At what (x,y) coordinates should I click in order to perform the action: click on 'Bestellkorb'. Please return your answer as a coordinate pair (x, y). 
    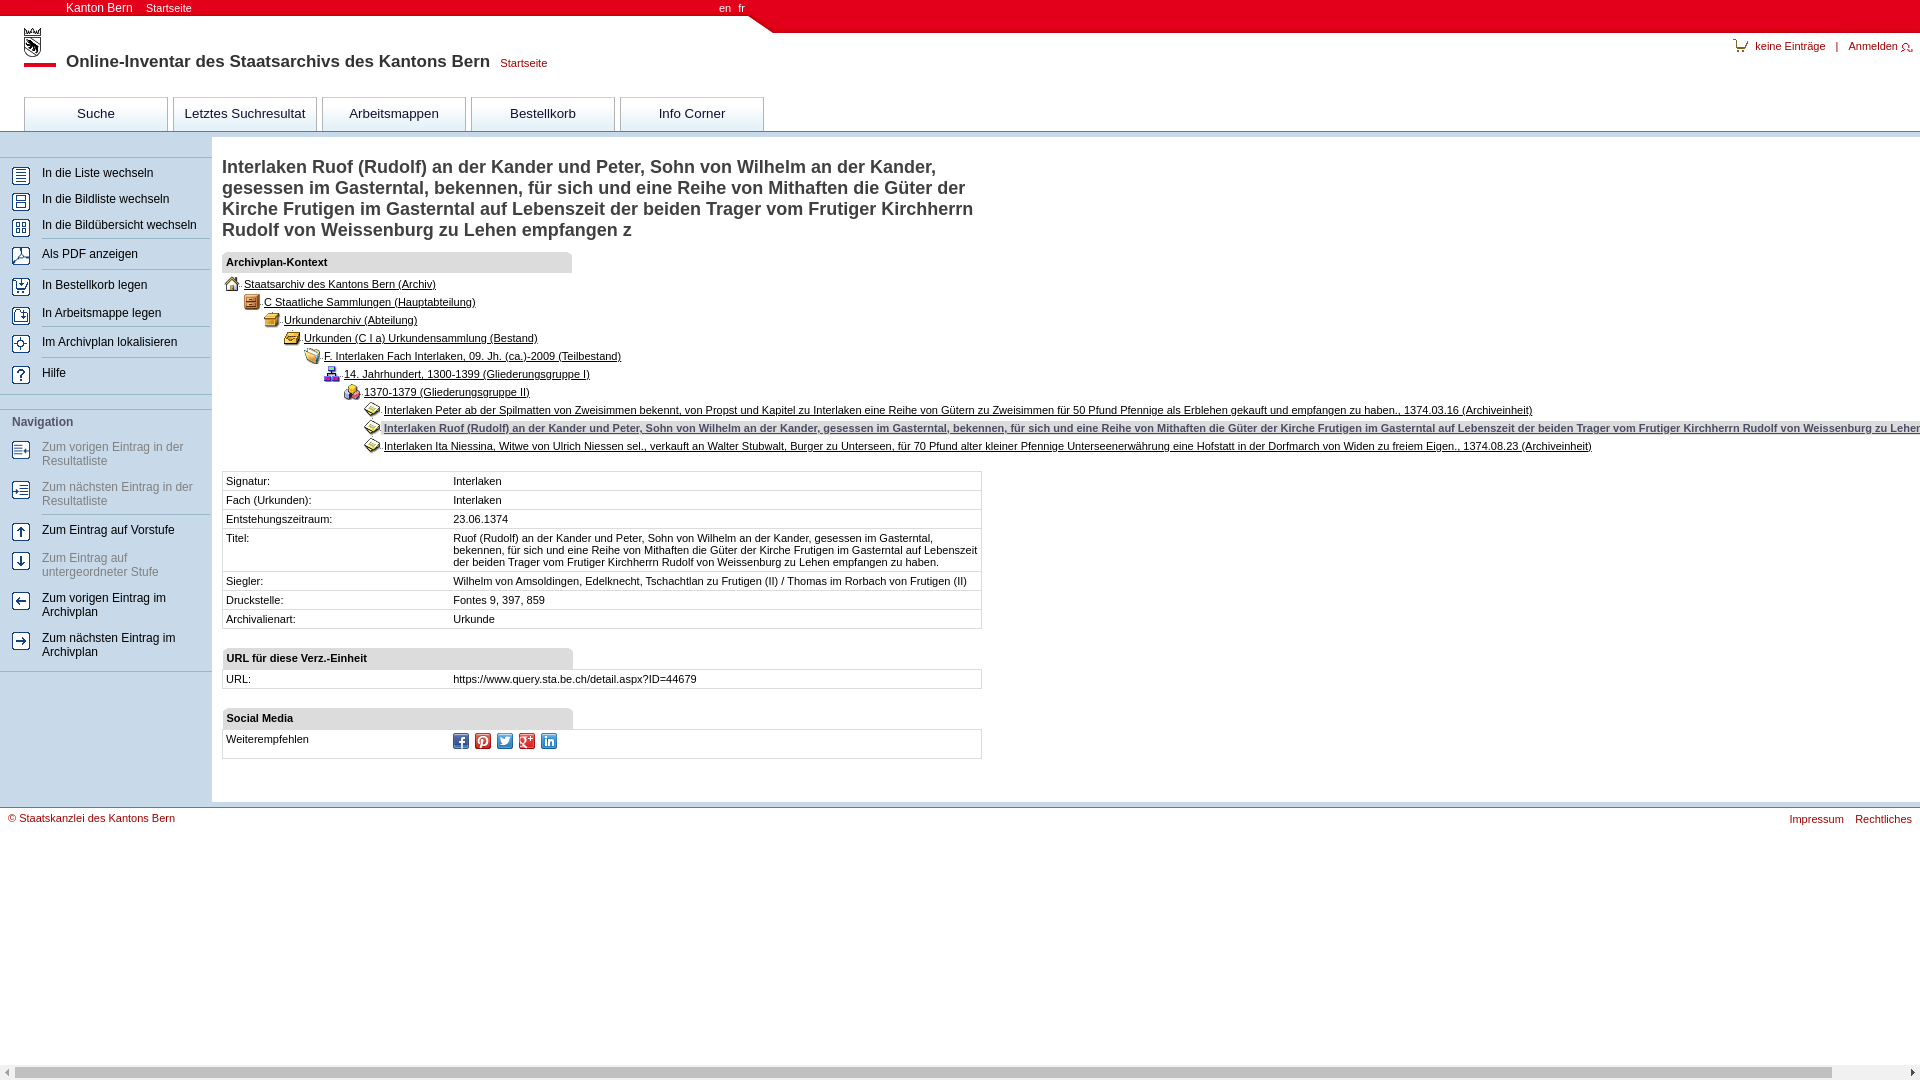
    Looking at the image, I should click on (542, 114).